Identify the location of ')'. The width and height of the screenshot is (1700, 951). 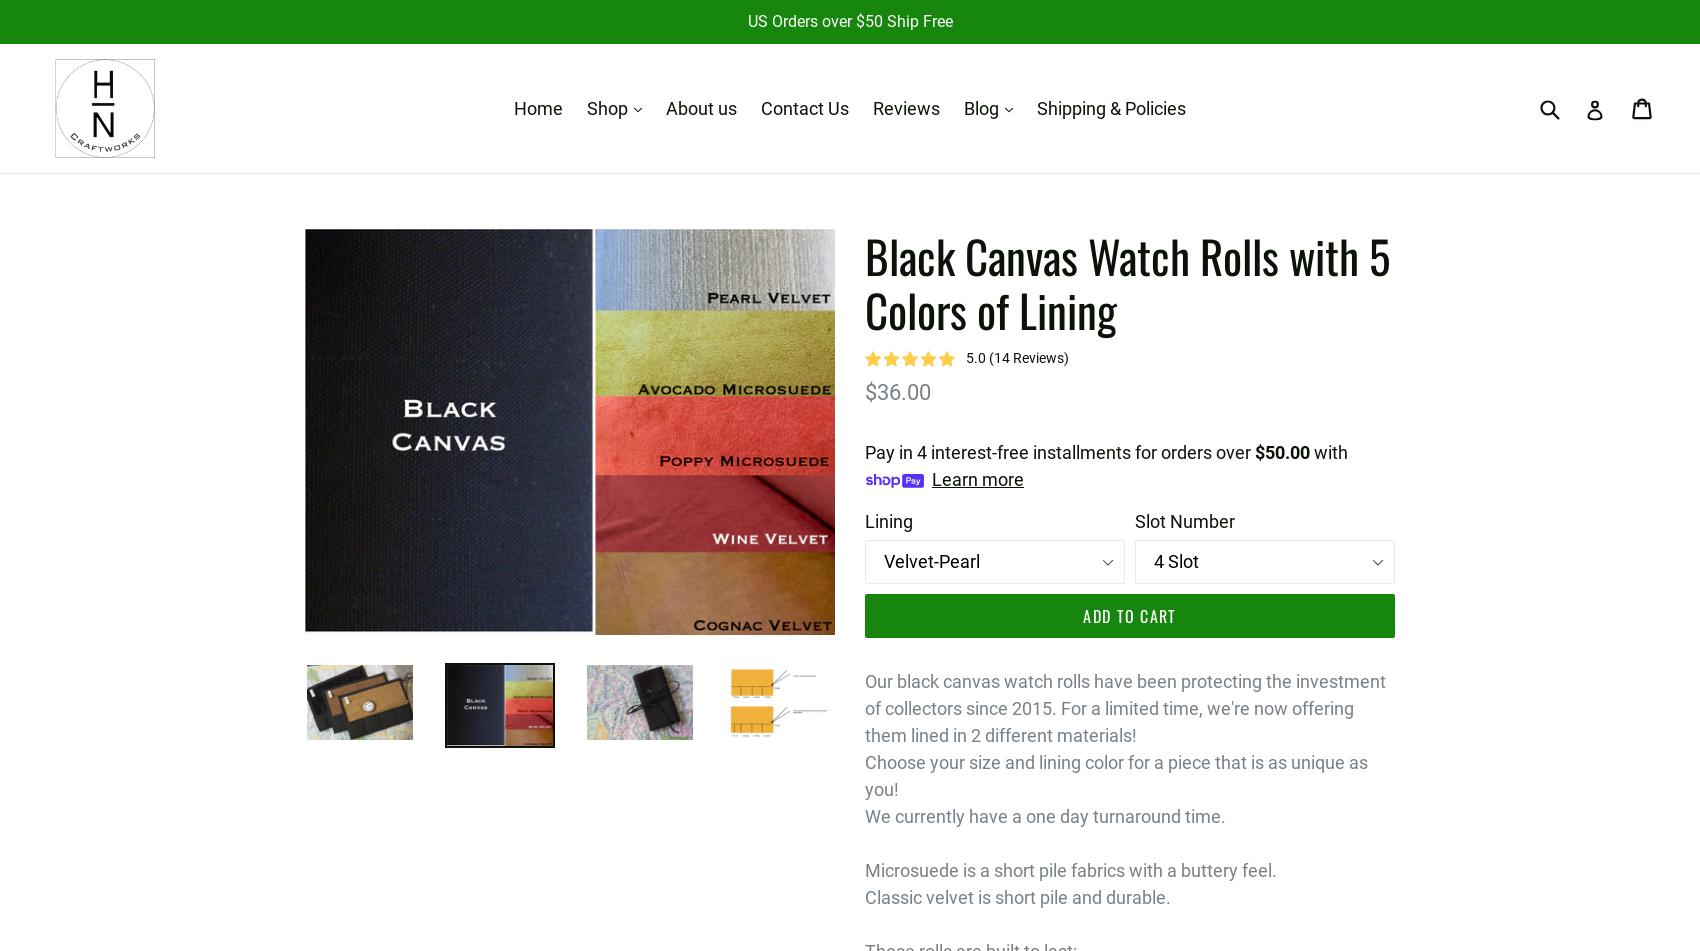
(1066, 357).